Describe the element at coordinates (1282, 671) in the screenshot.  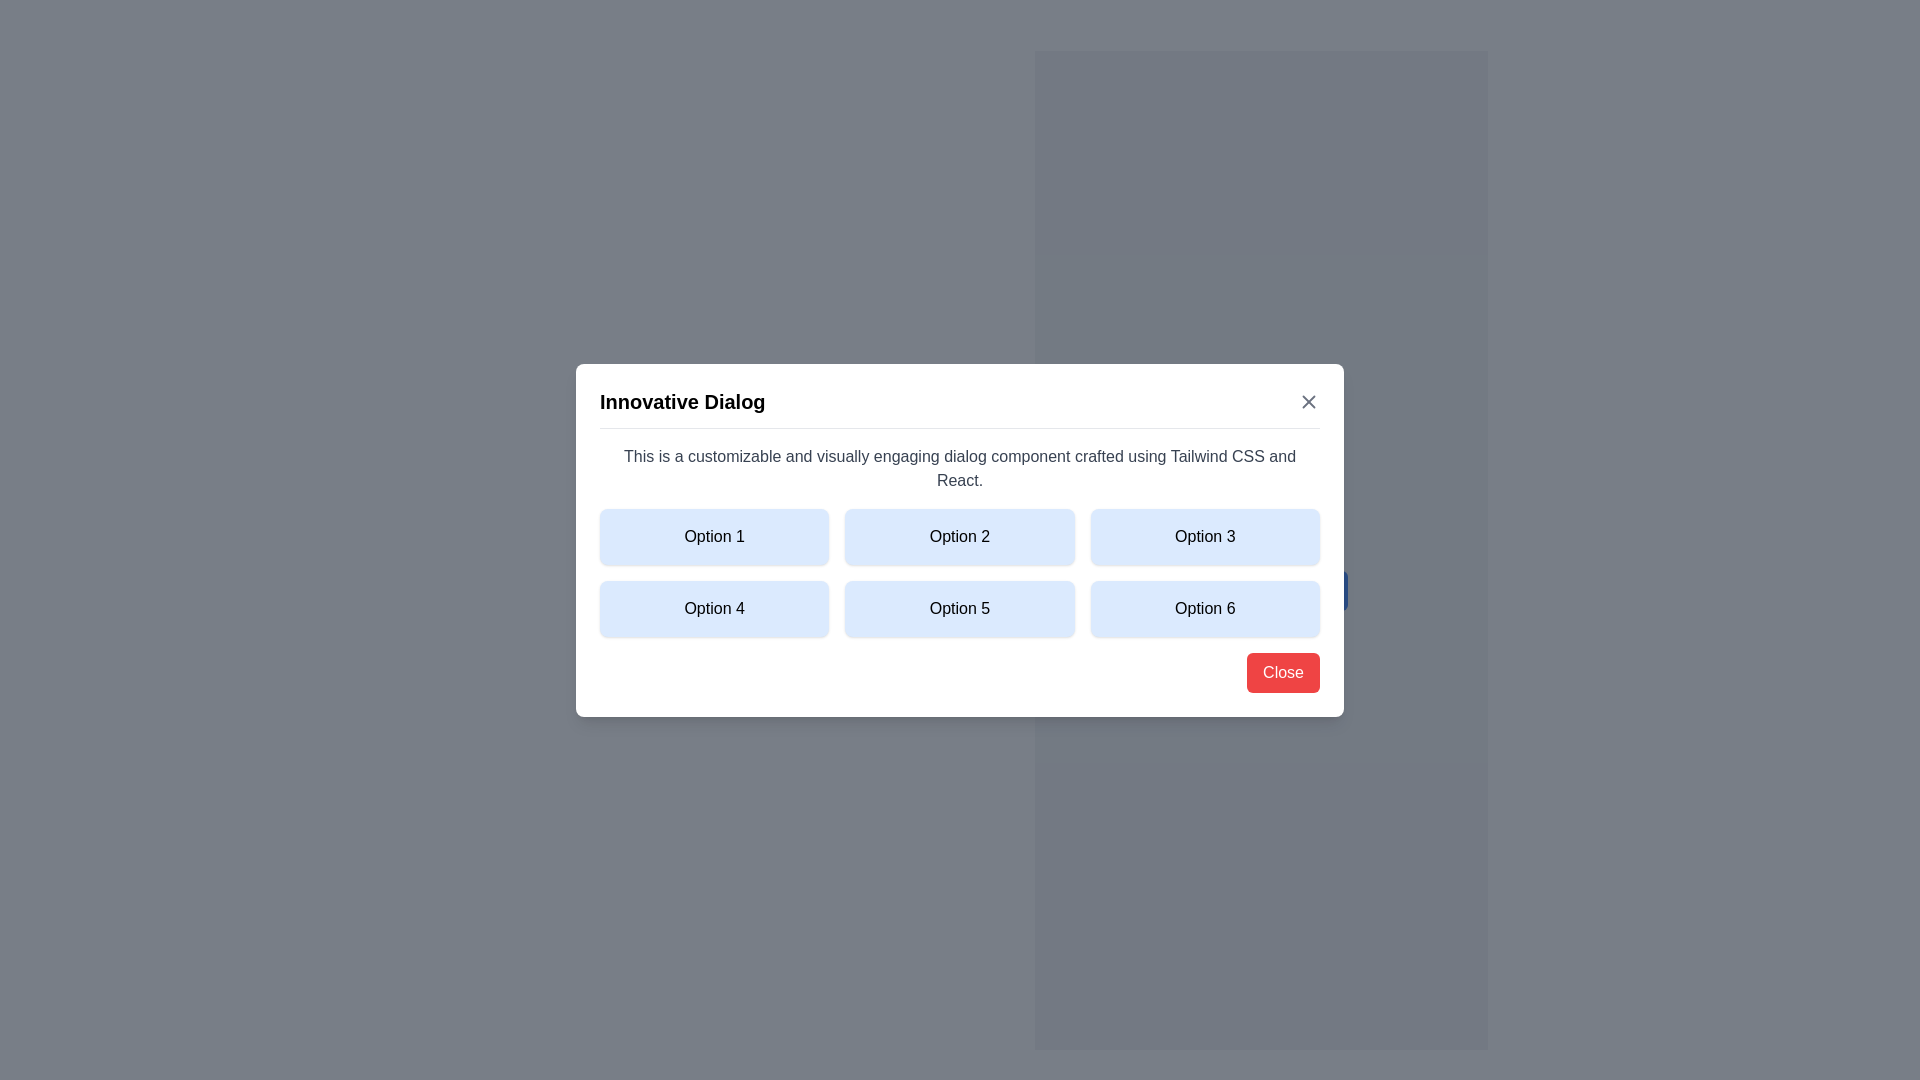
I see `the 'Close' button to close the dialog` at that location.